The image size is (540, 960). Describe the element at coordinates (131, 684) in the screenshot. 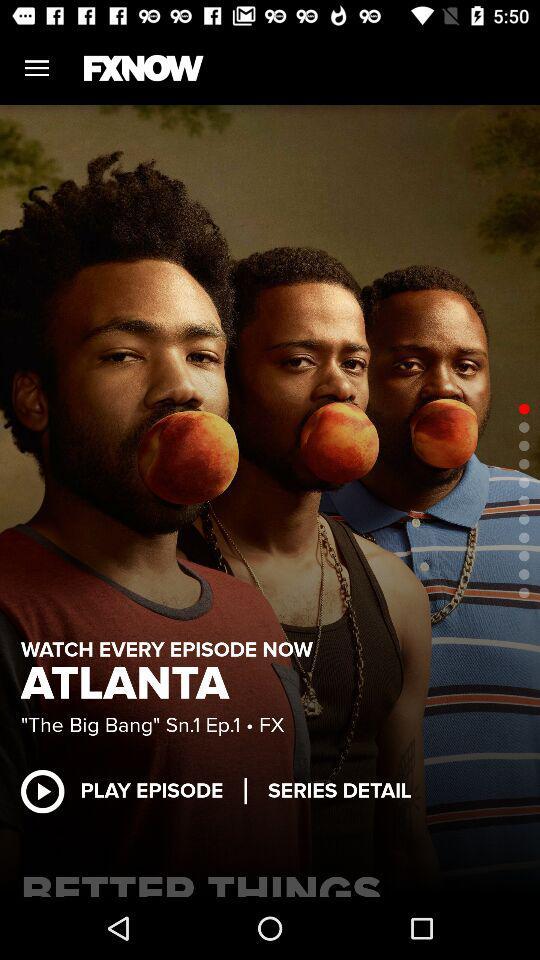

I see `item above the big bang icon` at that location.